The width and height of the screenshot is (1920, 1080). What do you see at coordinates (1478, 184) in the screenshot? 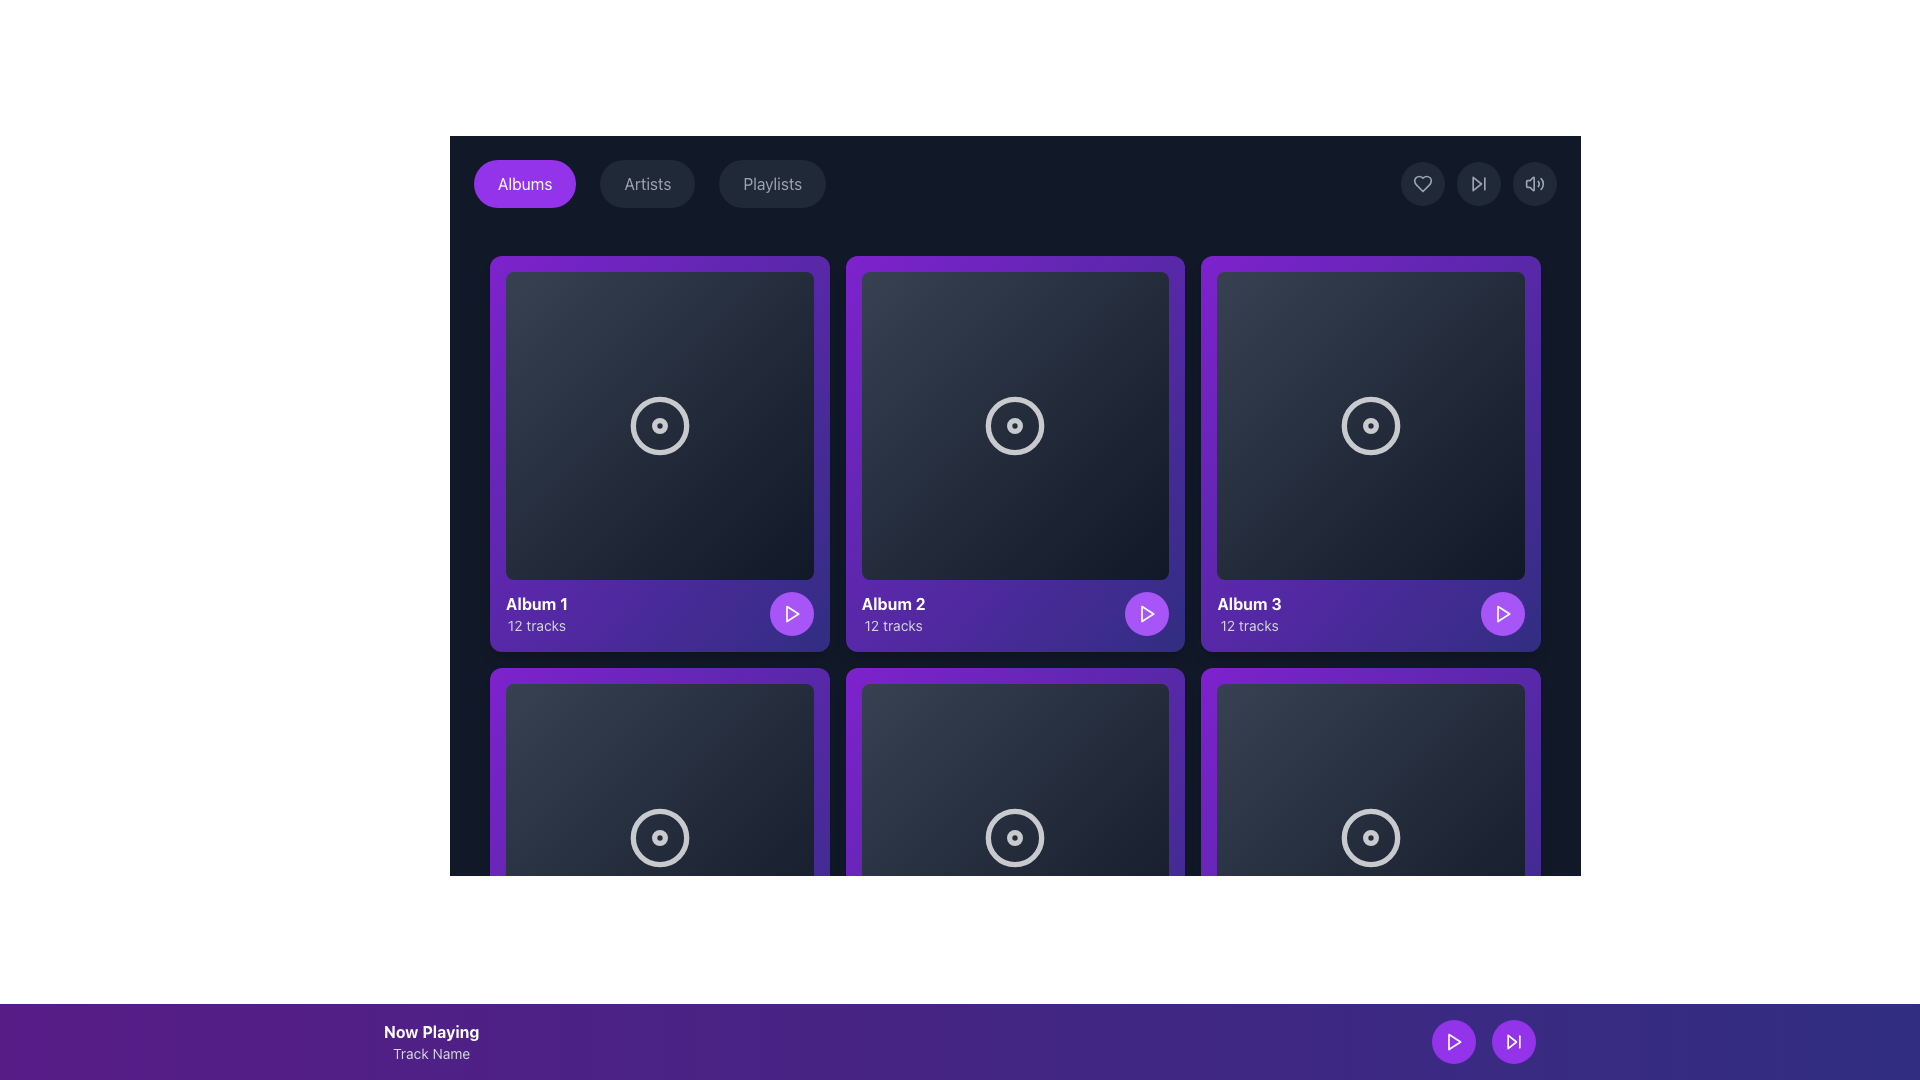
I see `the 'next track' button located in the upper-right corner of the interface, positioned between the 'heart' button and the 'speaker' button` at bounding box center [1478, 184].